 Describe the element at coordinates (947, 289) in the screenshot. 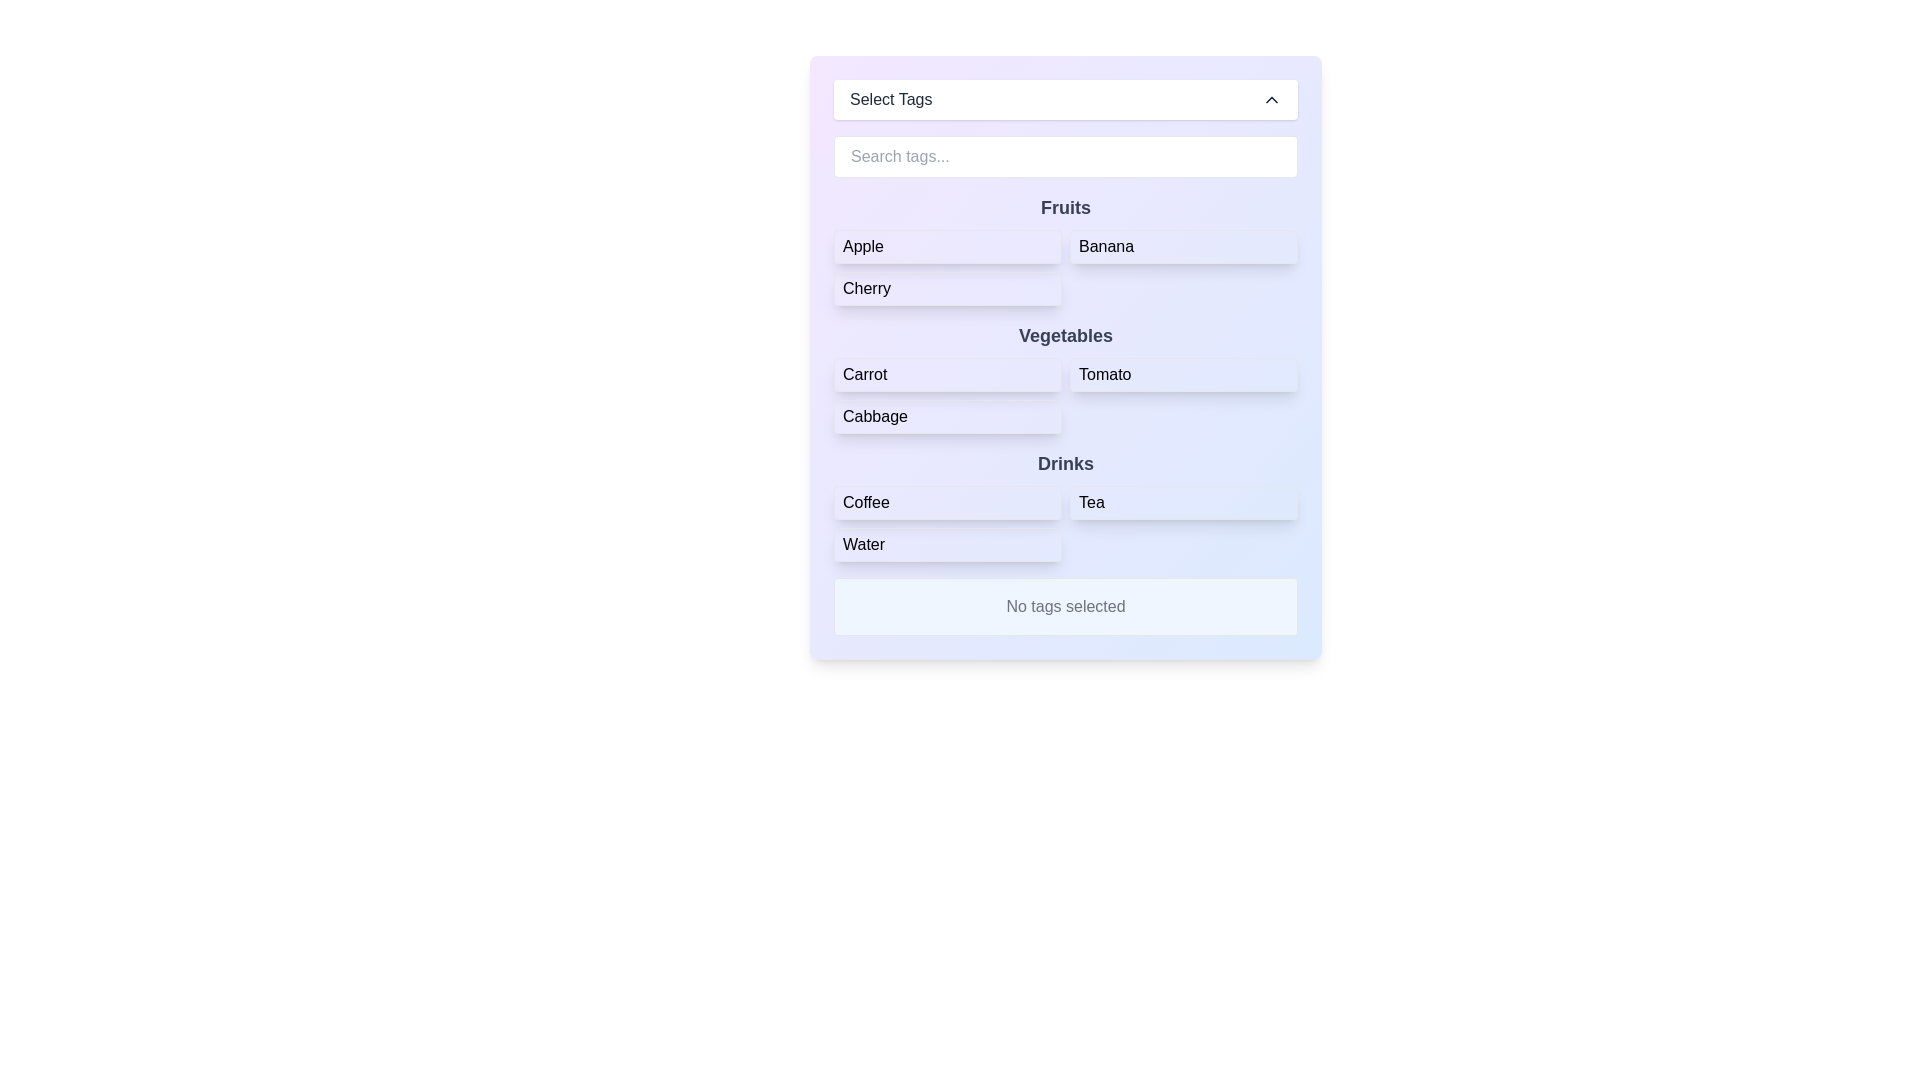

I see `the selectable button labeled 'Cherry'` at that location.